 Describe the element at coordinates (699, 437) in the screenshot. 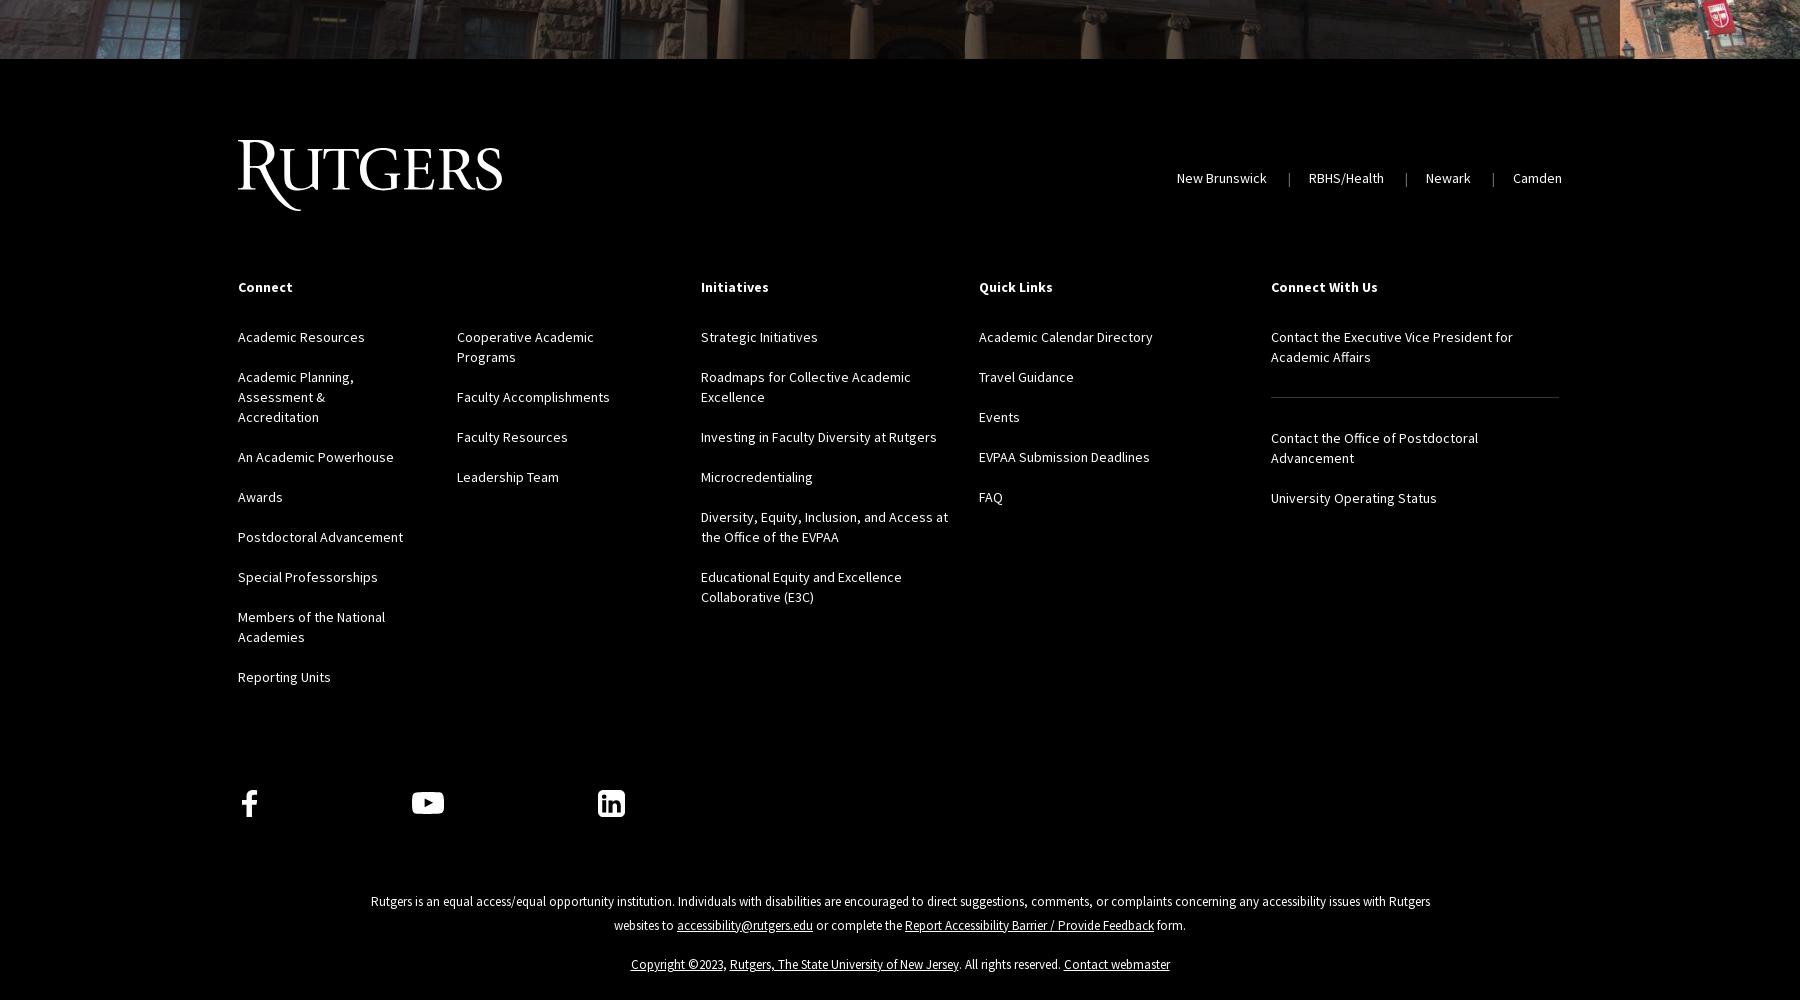

I see `'Investing in Faculty Diversity at Rutgers'` at that location.